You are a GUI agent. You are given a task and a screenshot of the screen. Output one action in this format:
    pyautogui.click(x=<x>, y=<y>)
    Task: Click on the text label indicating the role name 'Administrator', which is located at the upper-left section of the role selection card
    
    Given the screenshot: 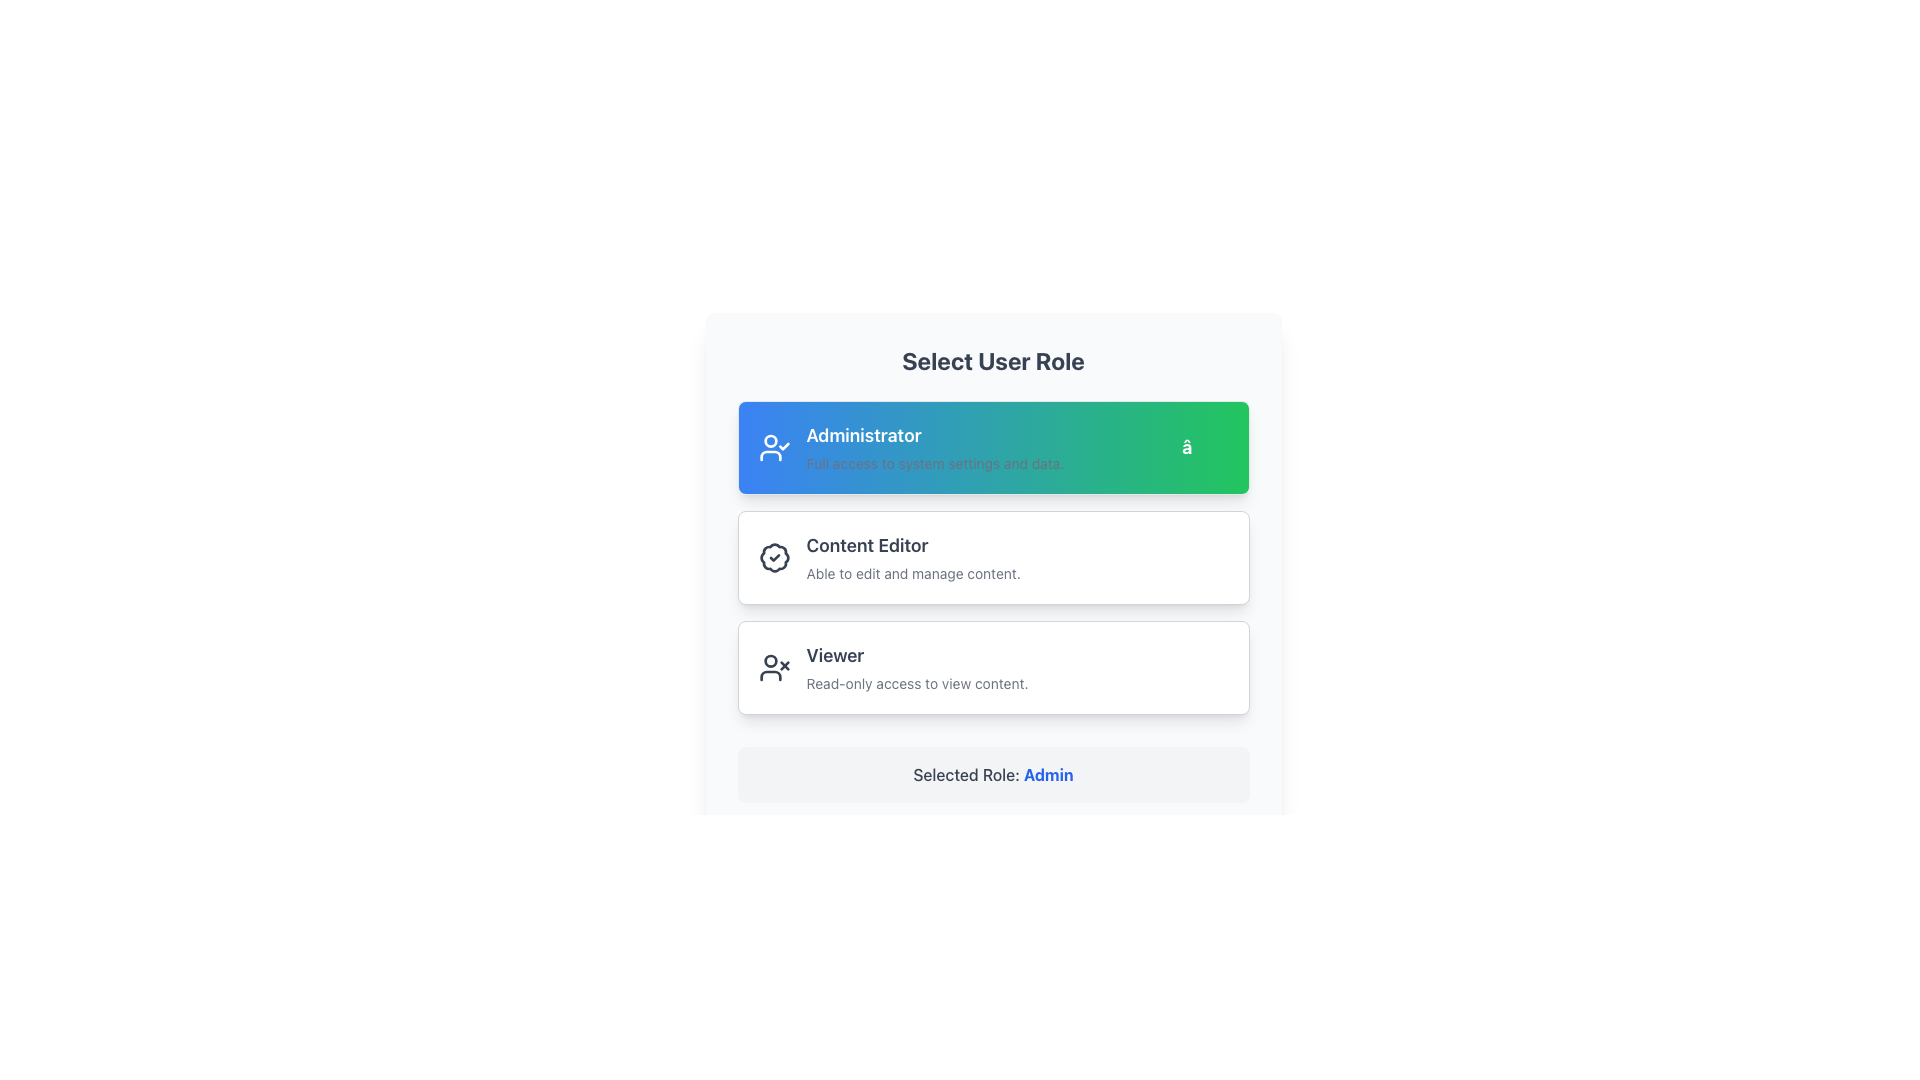 What is the action you would take?
    pyautogui.click(x=864, y=434)
    